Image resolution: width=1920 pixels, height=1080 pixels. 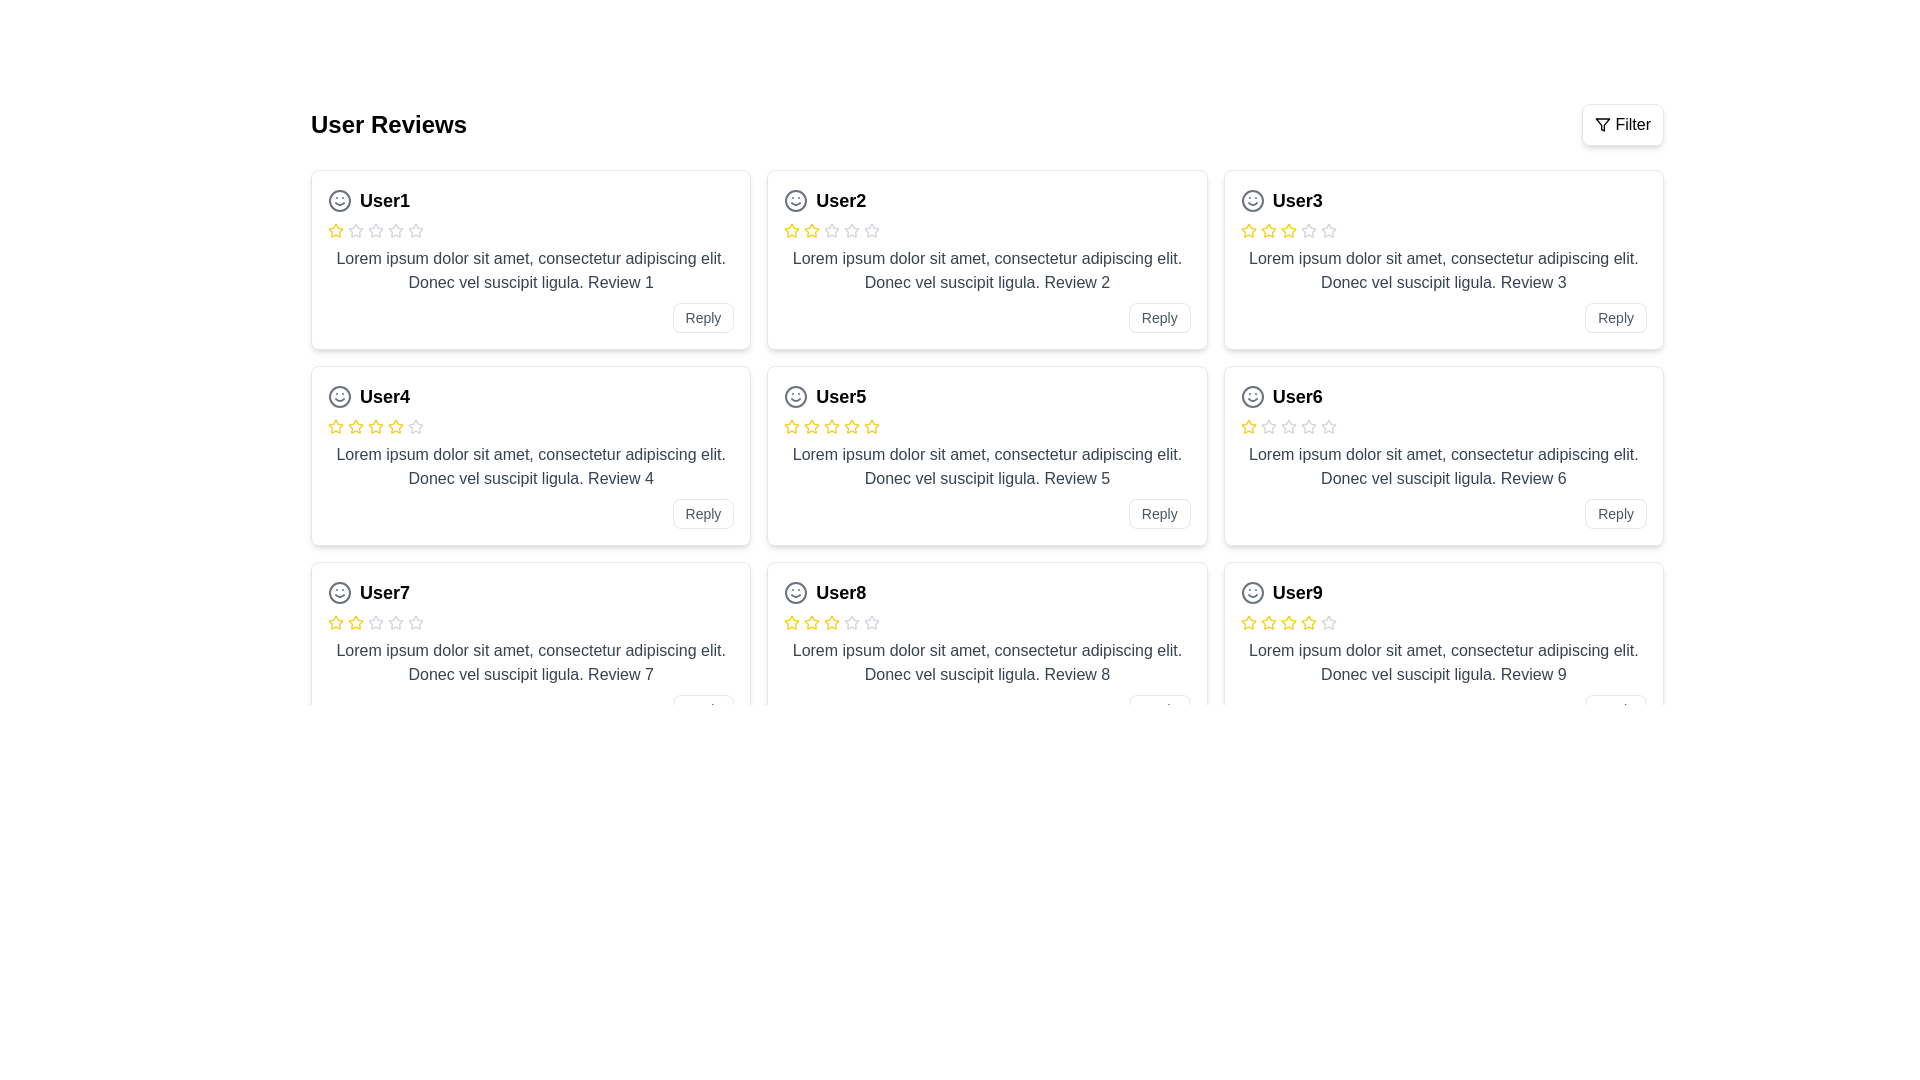 I want to click on the reply button located at the bottom-right corner of the review card for 'User2' to initiate a reply action, so click(x=1158, y=316).